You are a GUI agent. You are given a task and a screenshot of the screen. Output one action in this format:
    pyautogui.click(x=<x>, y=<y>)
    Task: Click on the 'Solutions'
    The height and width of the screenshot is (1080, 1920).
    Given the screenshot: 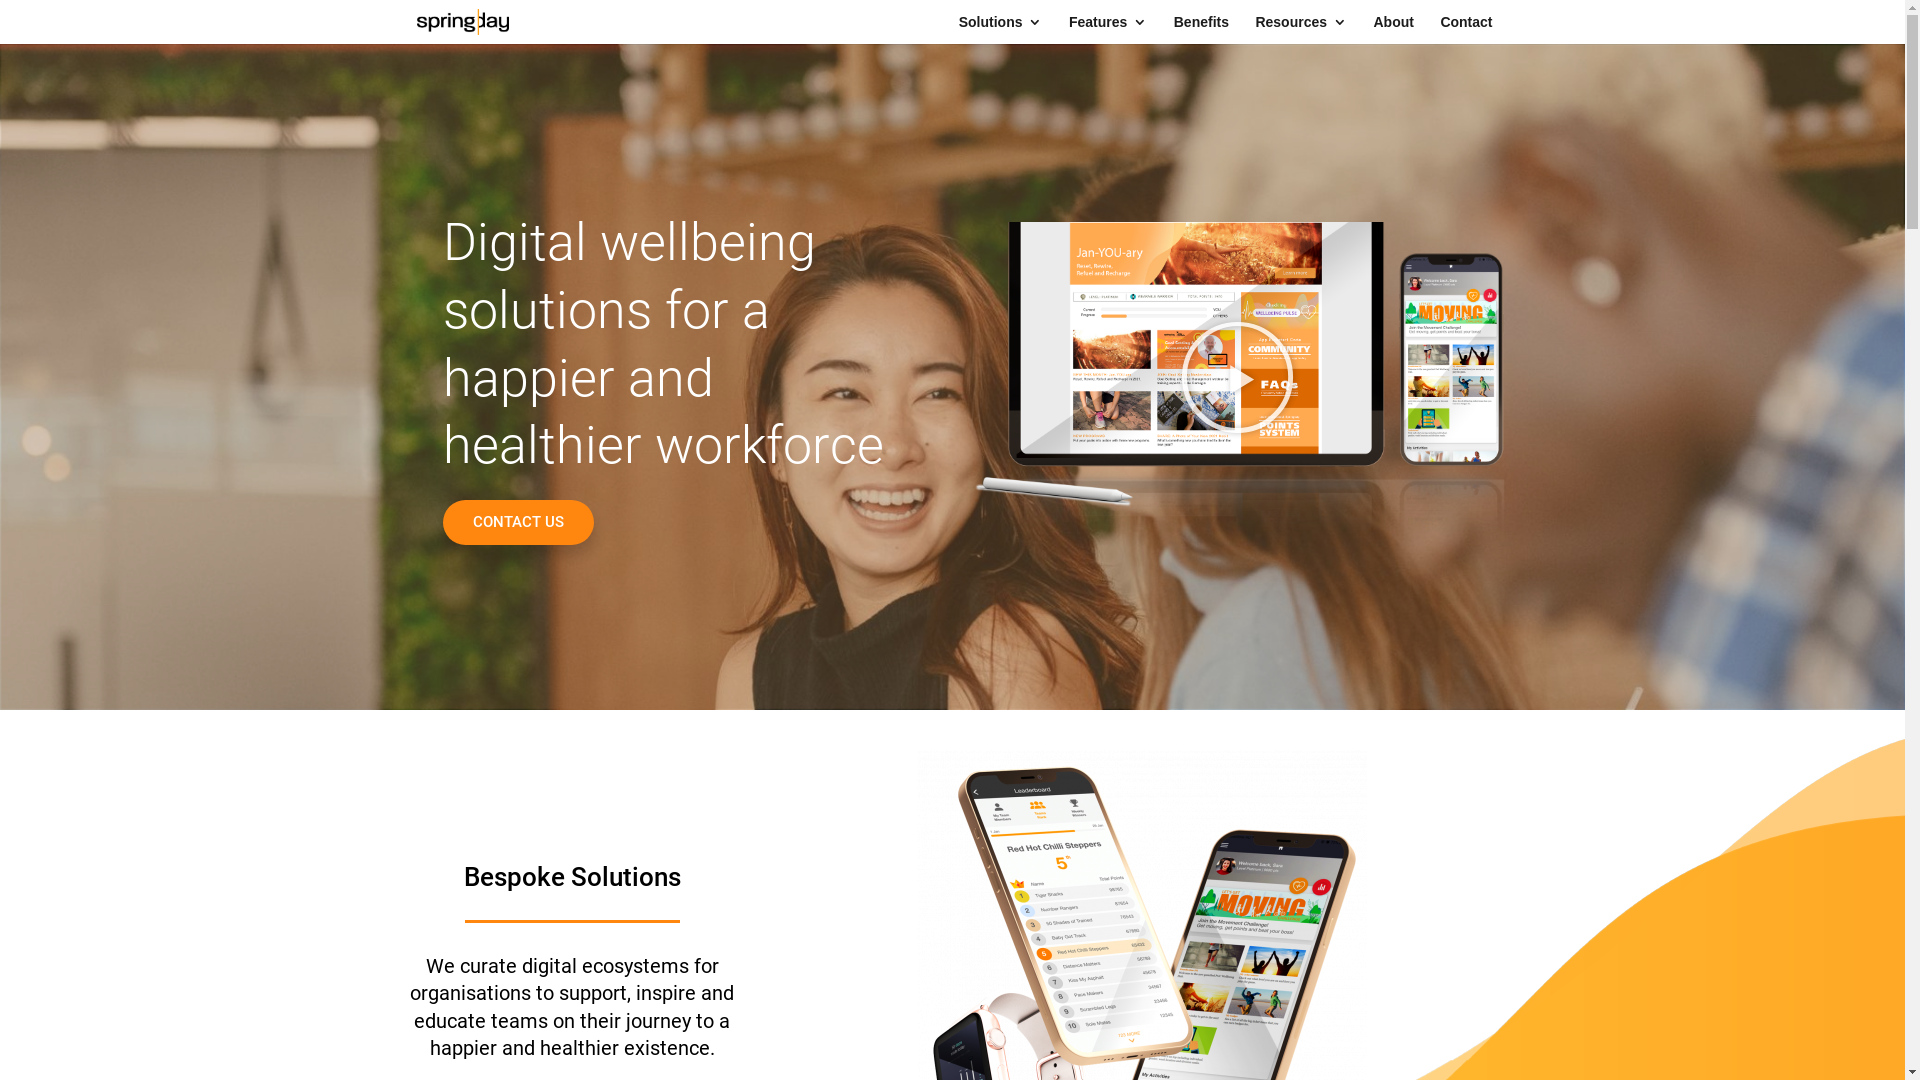 What is the action you would take?
    pyautogui.click(x=1001, y=29)
    